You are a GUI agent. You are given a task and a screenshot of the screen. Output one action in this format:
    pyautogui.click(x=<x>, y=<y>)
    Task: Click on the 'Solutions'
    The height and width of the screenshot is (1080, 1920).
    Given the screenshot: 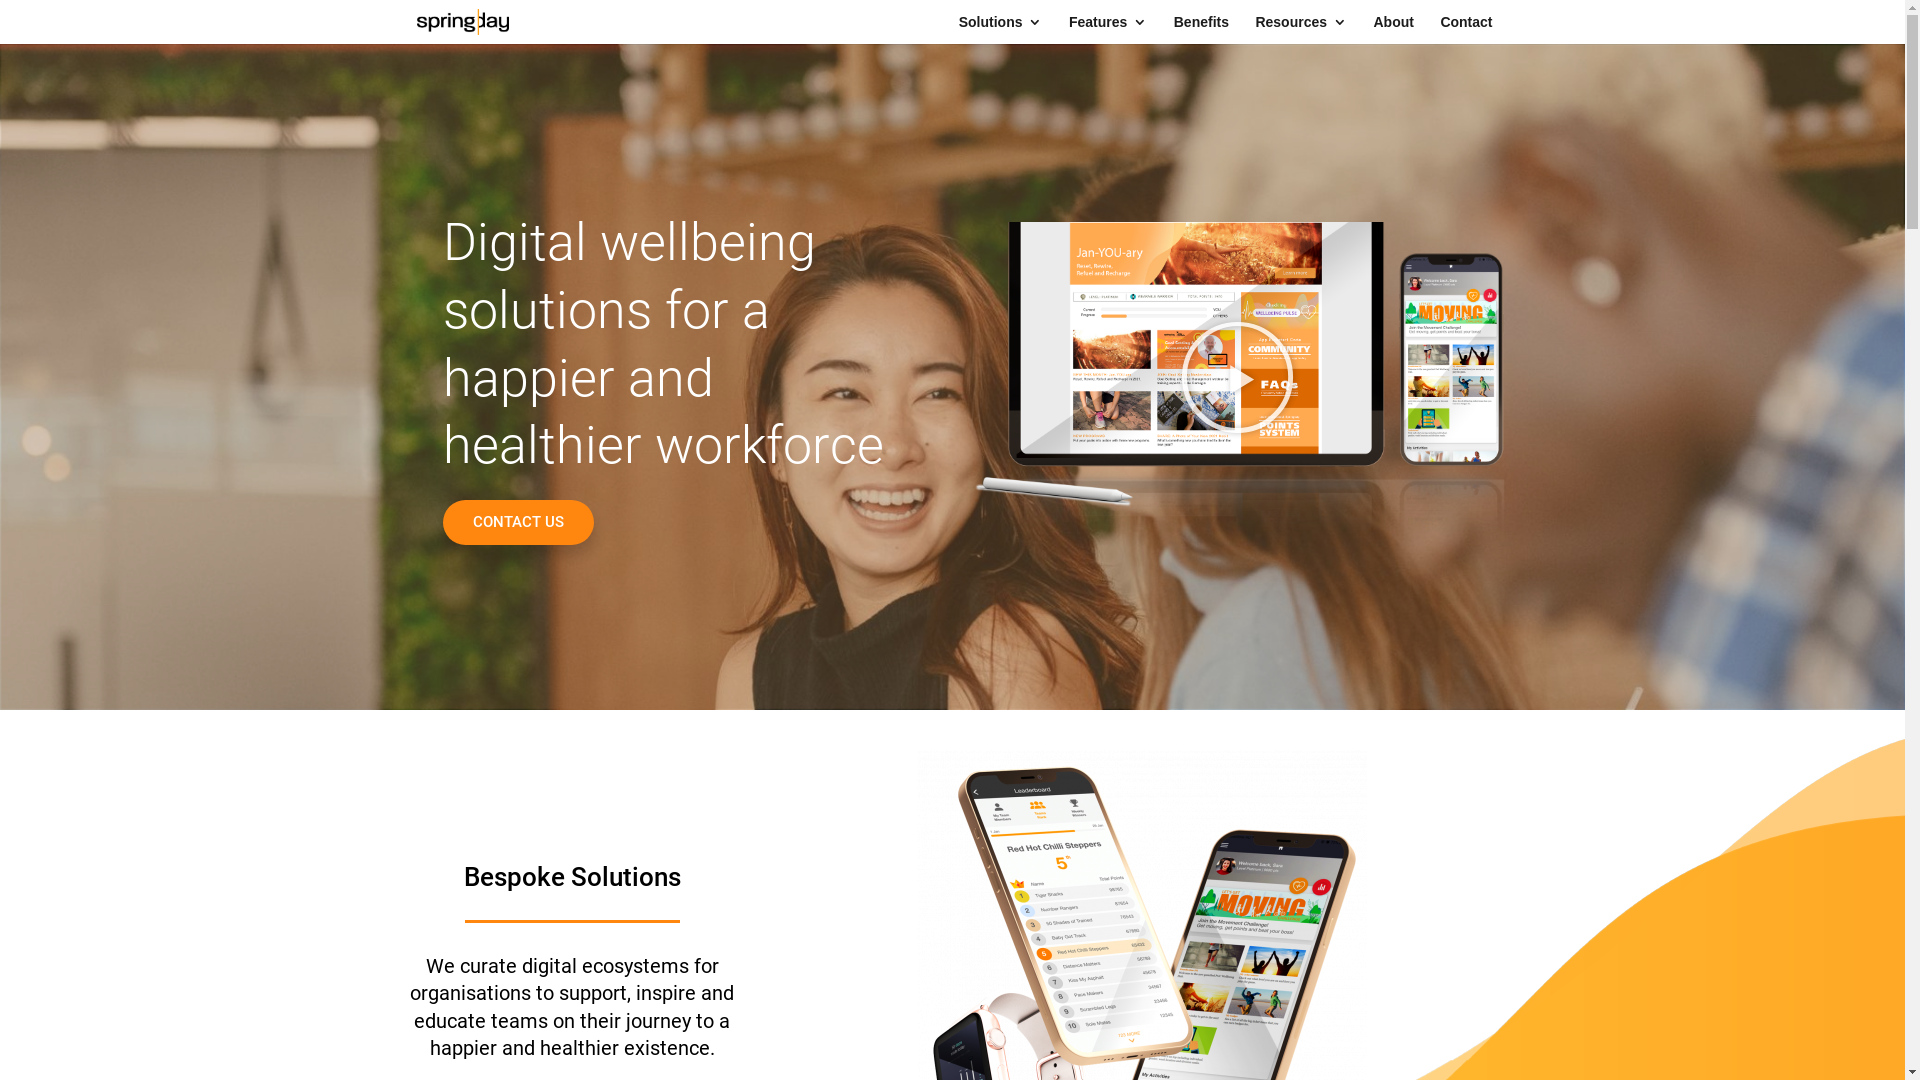 What is the action you would take?
    pyautogui.click(x=1001, y=29)
    